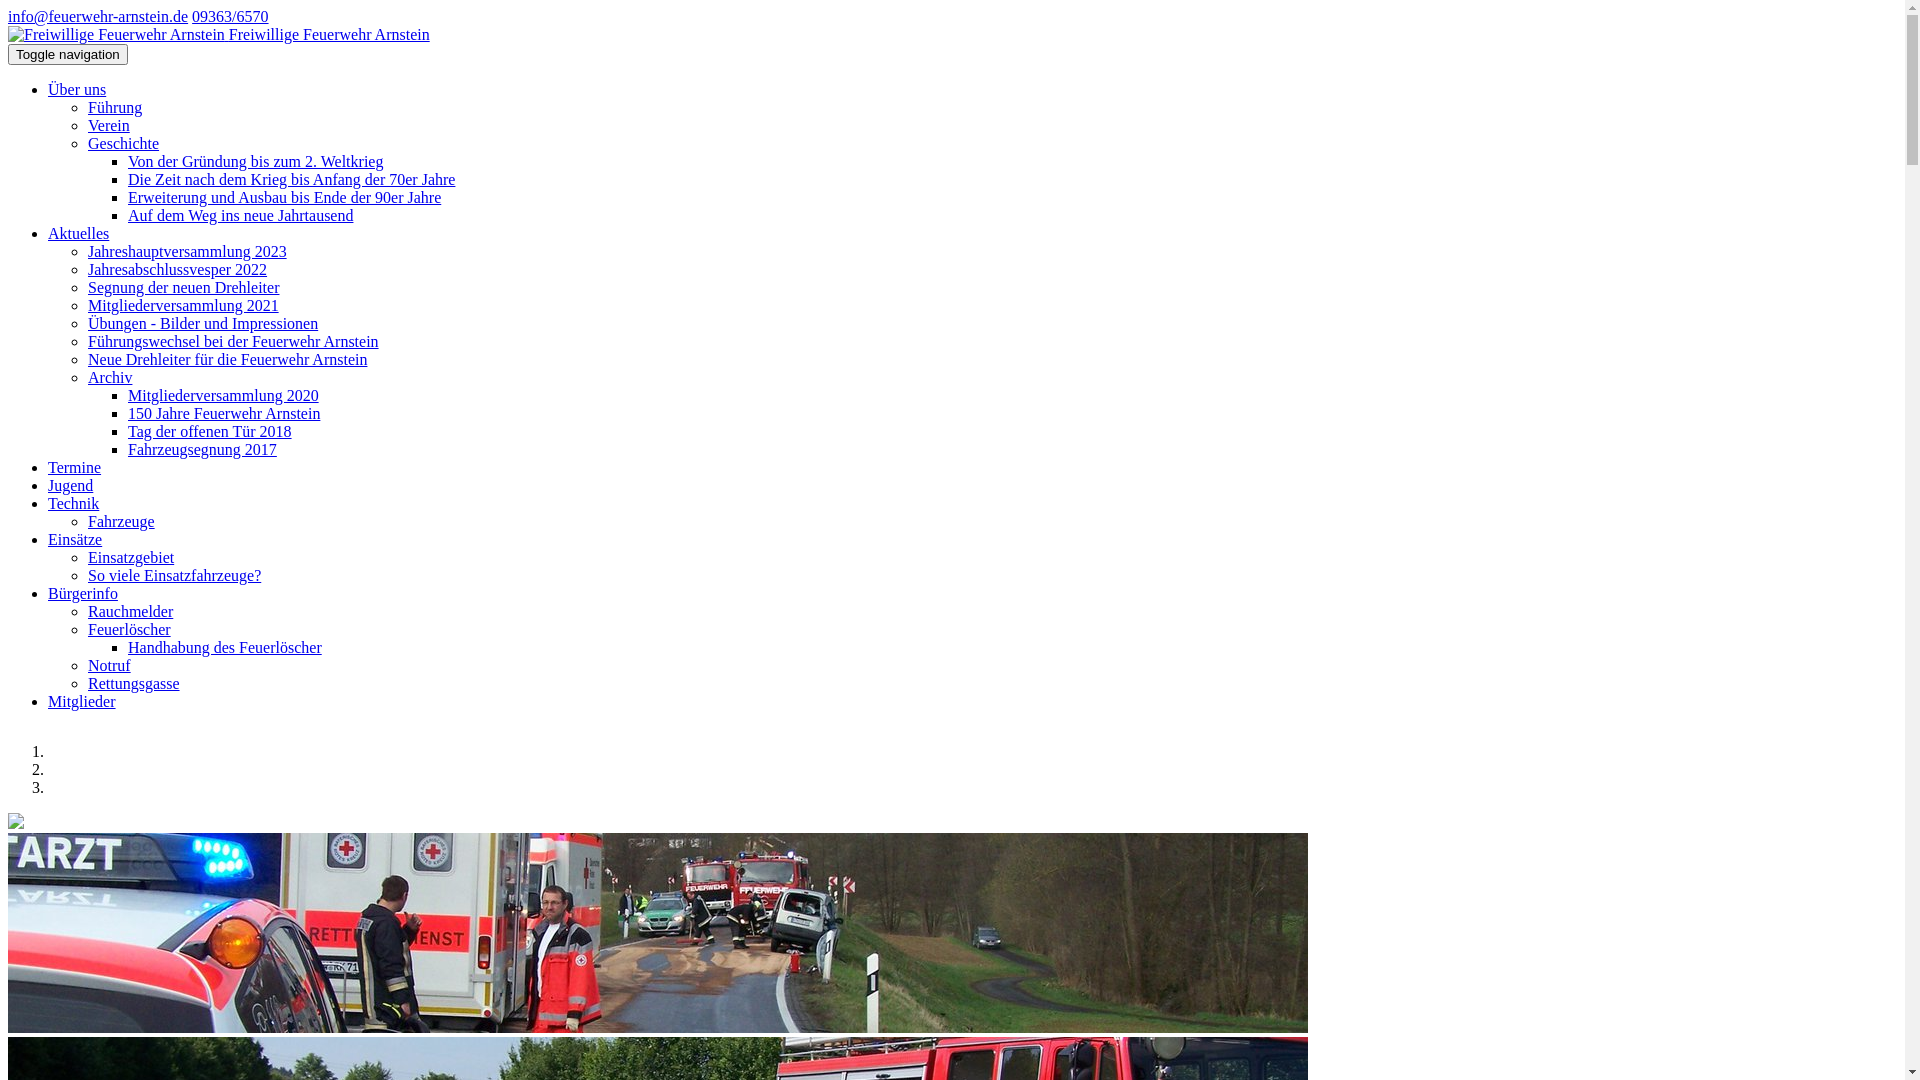 This screenshot has width=1920, height=1080. Describe the element at coordinates (86, 377) in the screenshot. I see `'Archiv'` at that location.